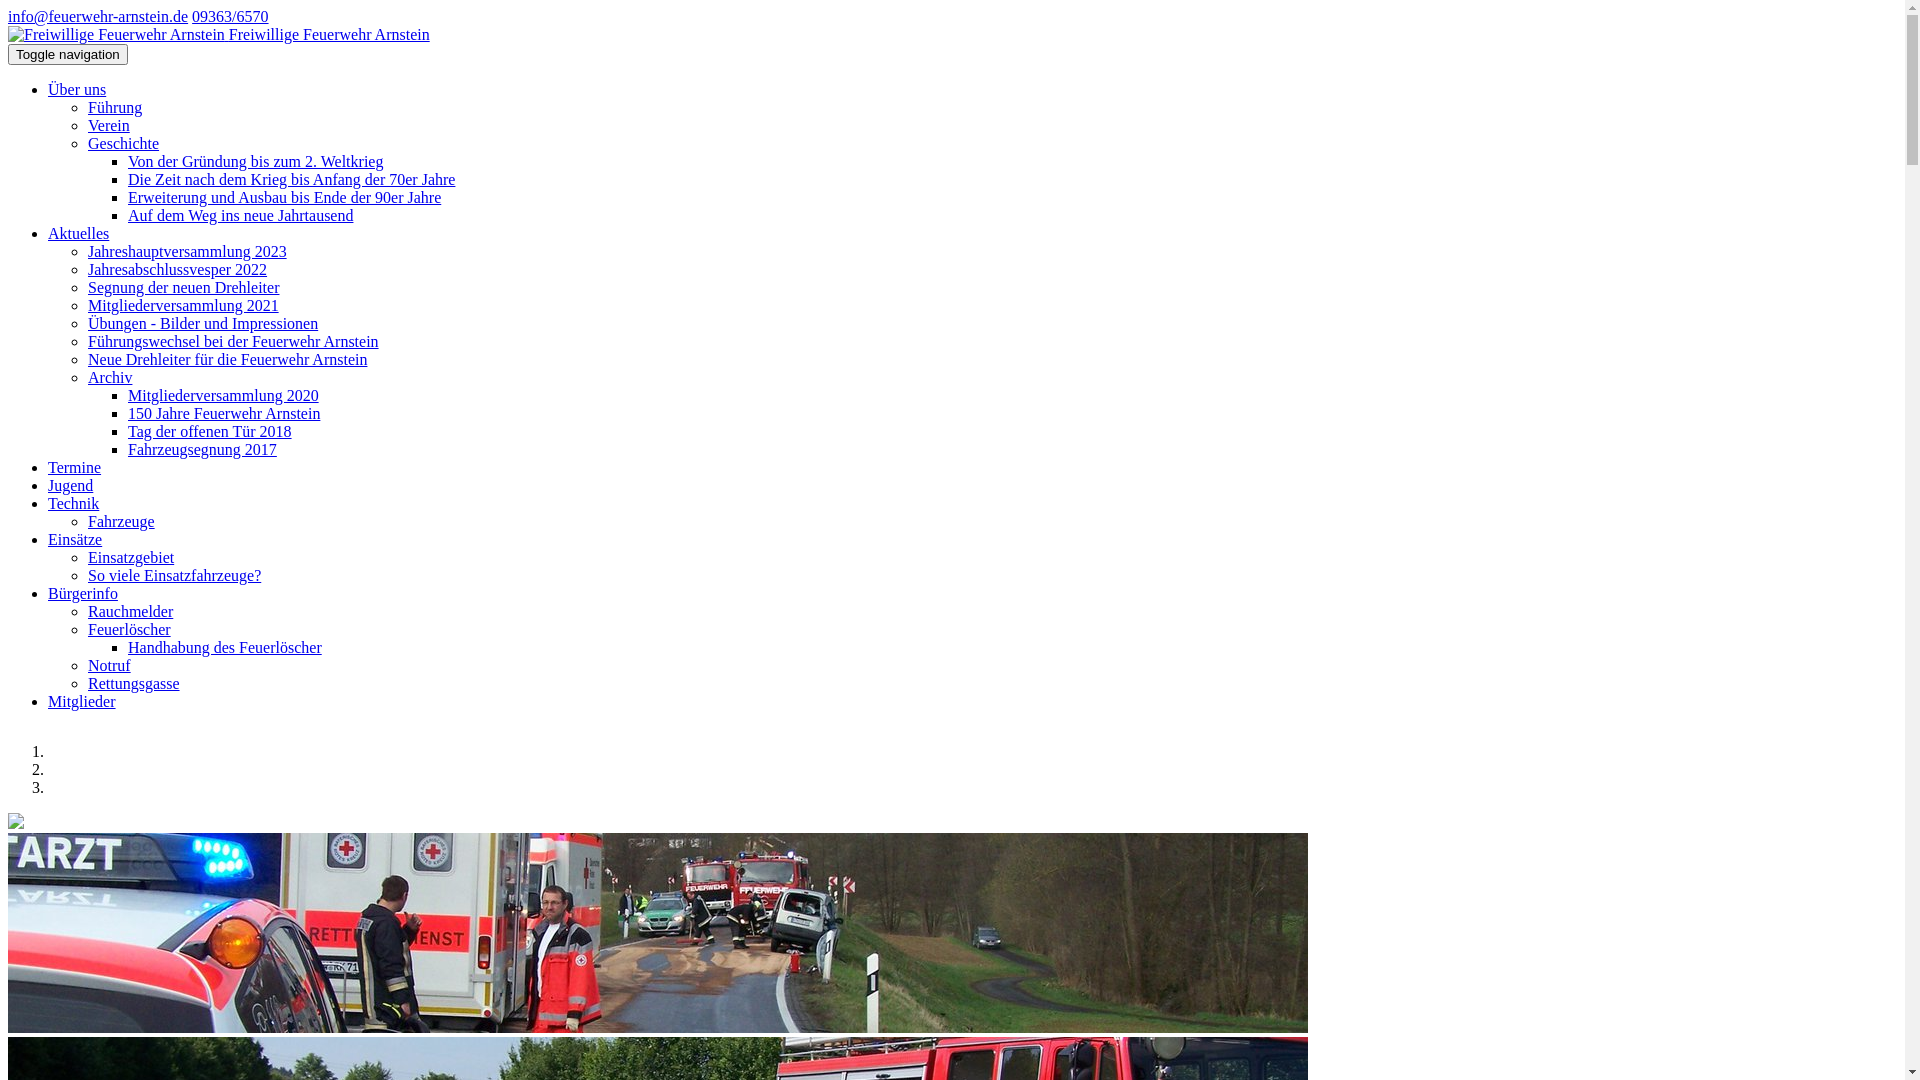 This screenshot has width=1920, height=1080. Describe the element at coordinates (86, 377) in the screenshot. I see `'Archiv'` at that location.